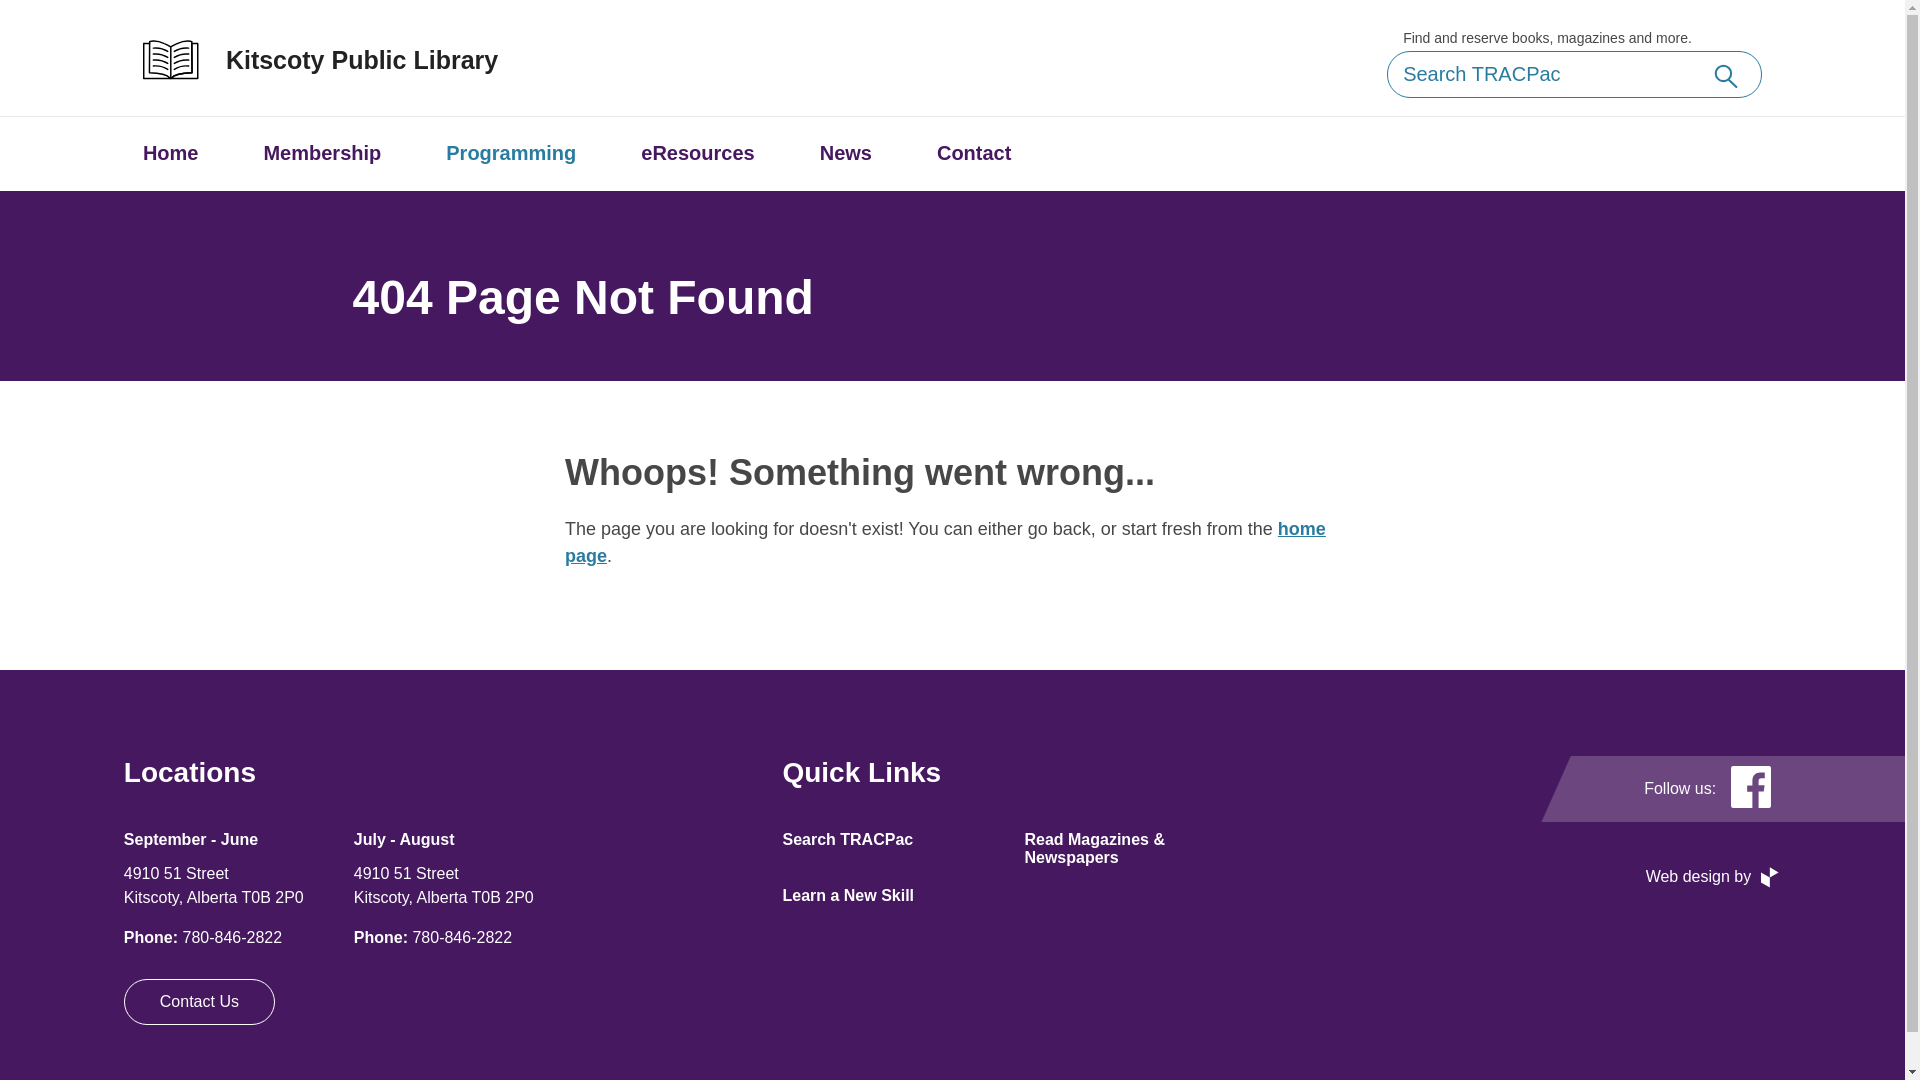  Describe the element at coordinates (1093, 848) in the screenshot. I see `'Read Magazines & Newspapers'` at that location.